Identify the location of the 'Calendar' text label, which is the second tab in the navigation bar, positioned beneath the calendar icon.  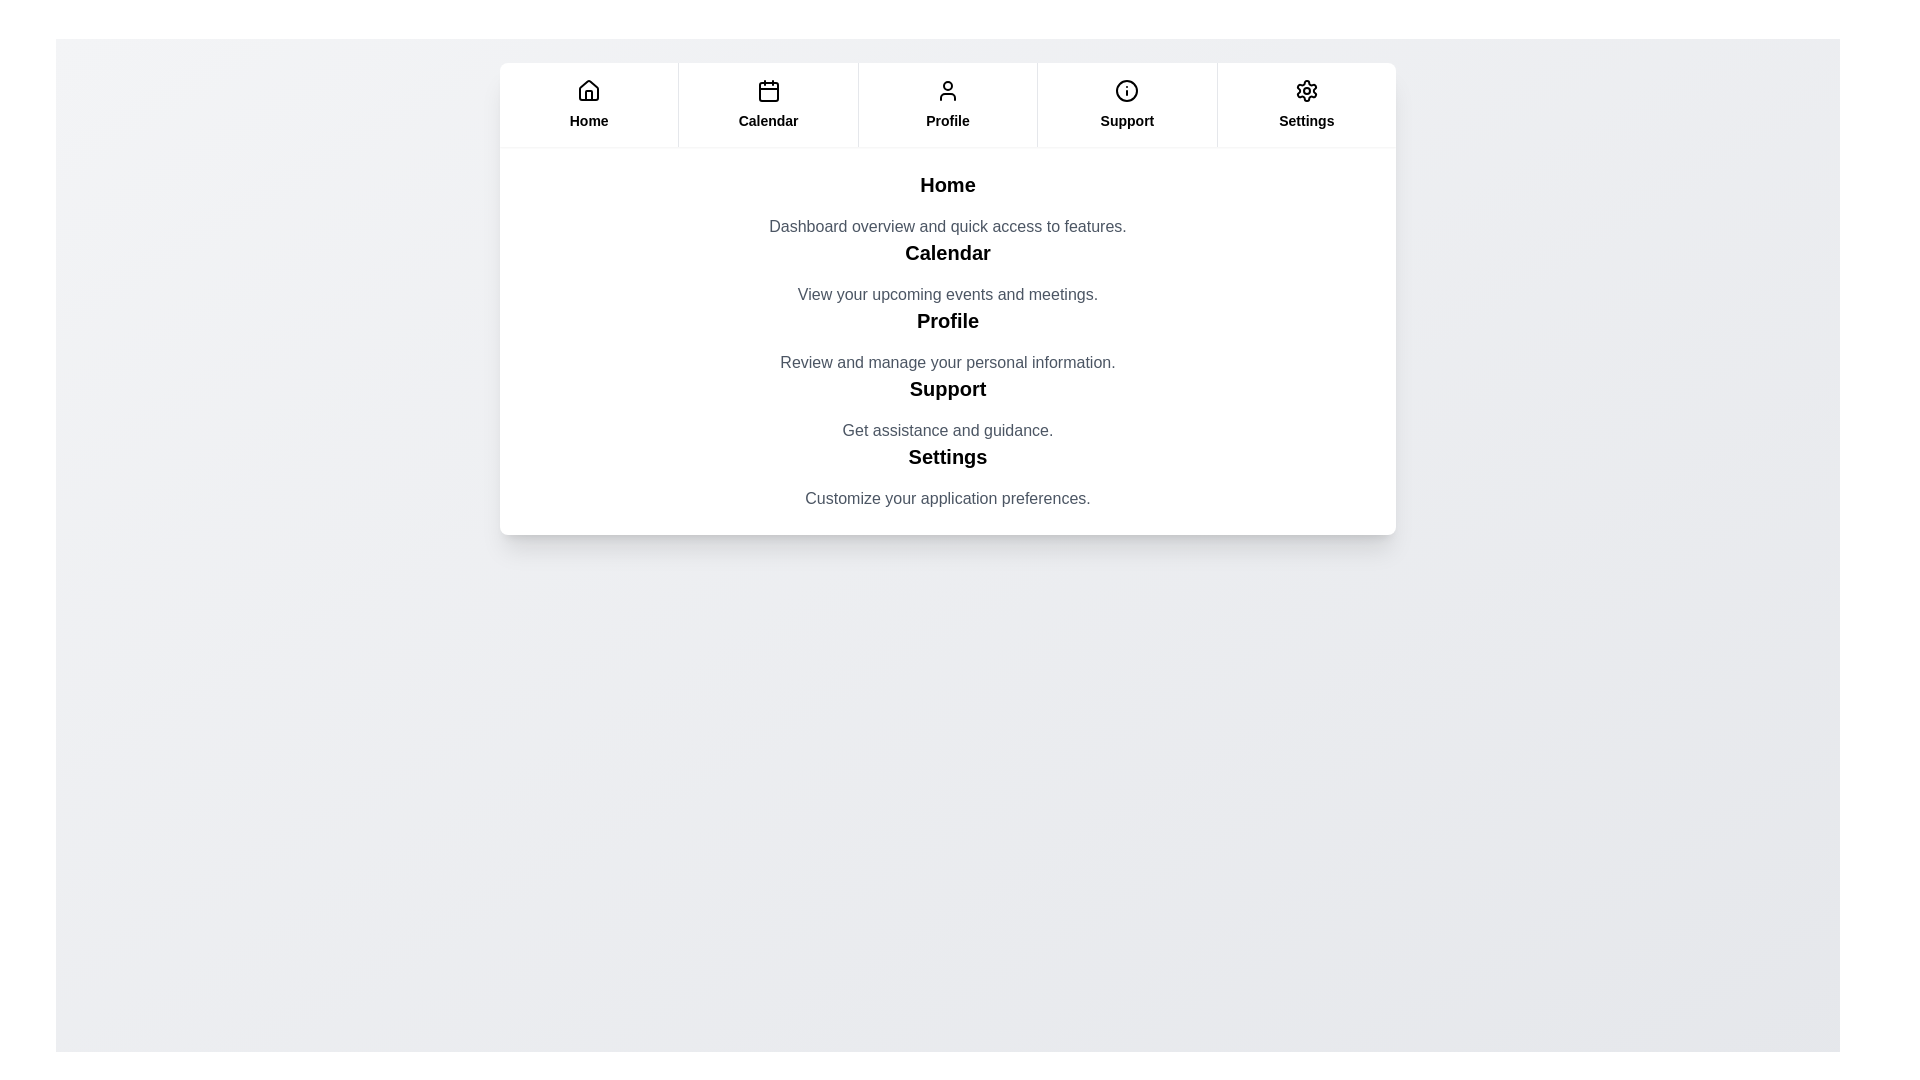
(767, 120).